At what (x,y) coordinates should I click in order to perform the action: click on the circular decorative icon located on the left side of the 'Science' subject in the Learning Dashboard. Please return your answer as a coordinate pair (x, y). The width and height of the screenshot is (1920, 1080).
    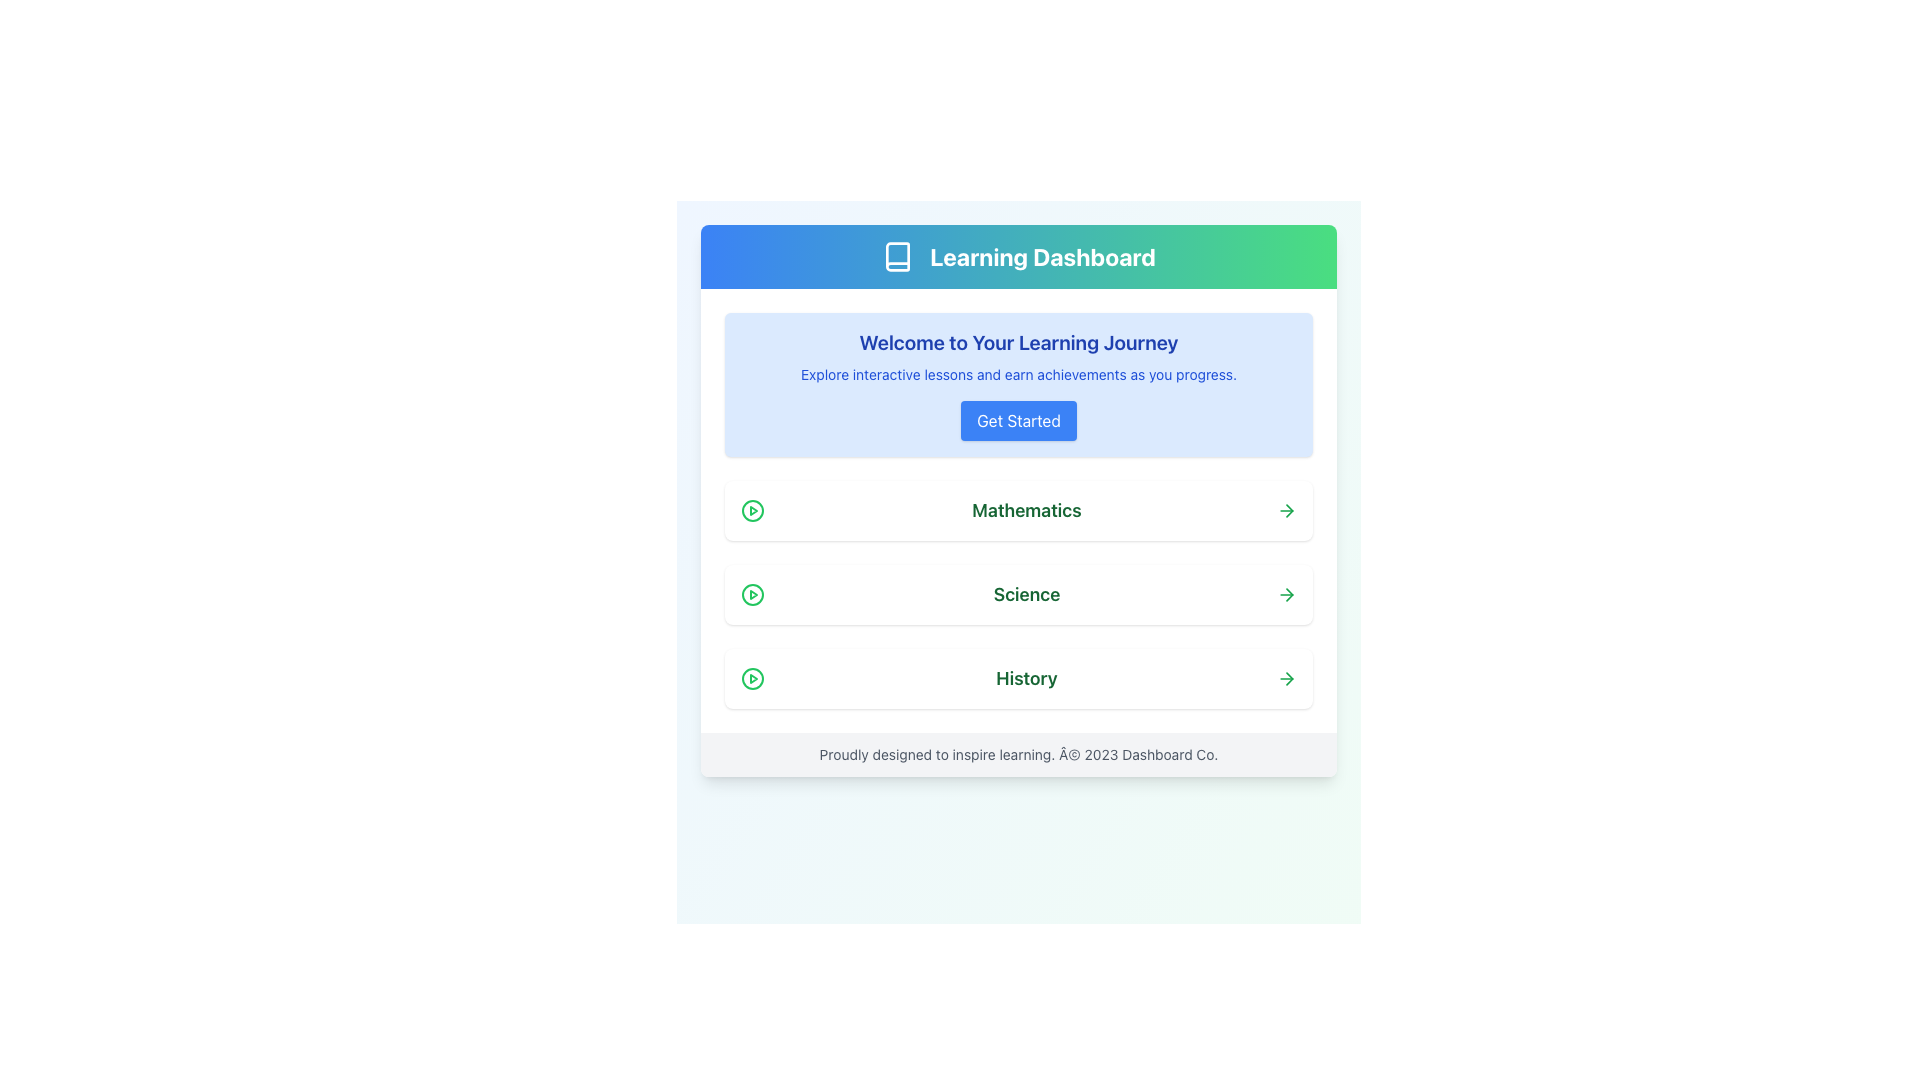
    Looking at the image, I should click on (752, 593).